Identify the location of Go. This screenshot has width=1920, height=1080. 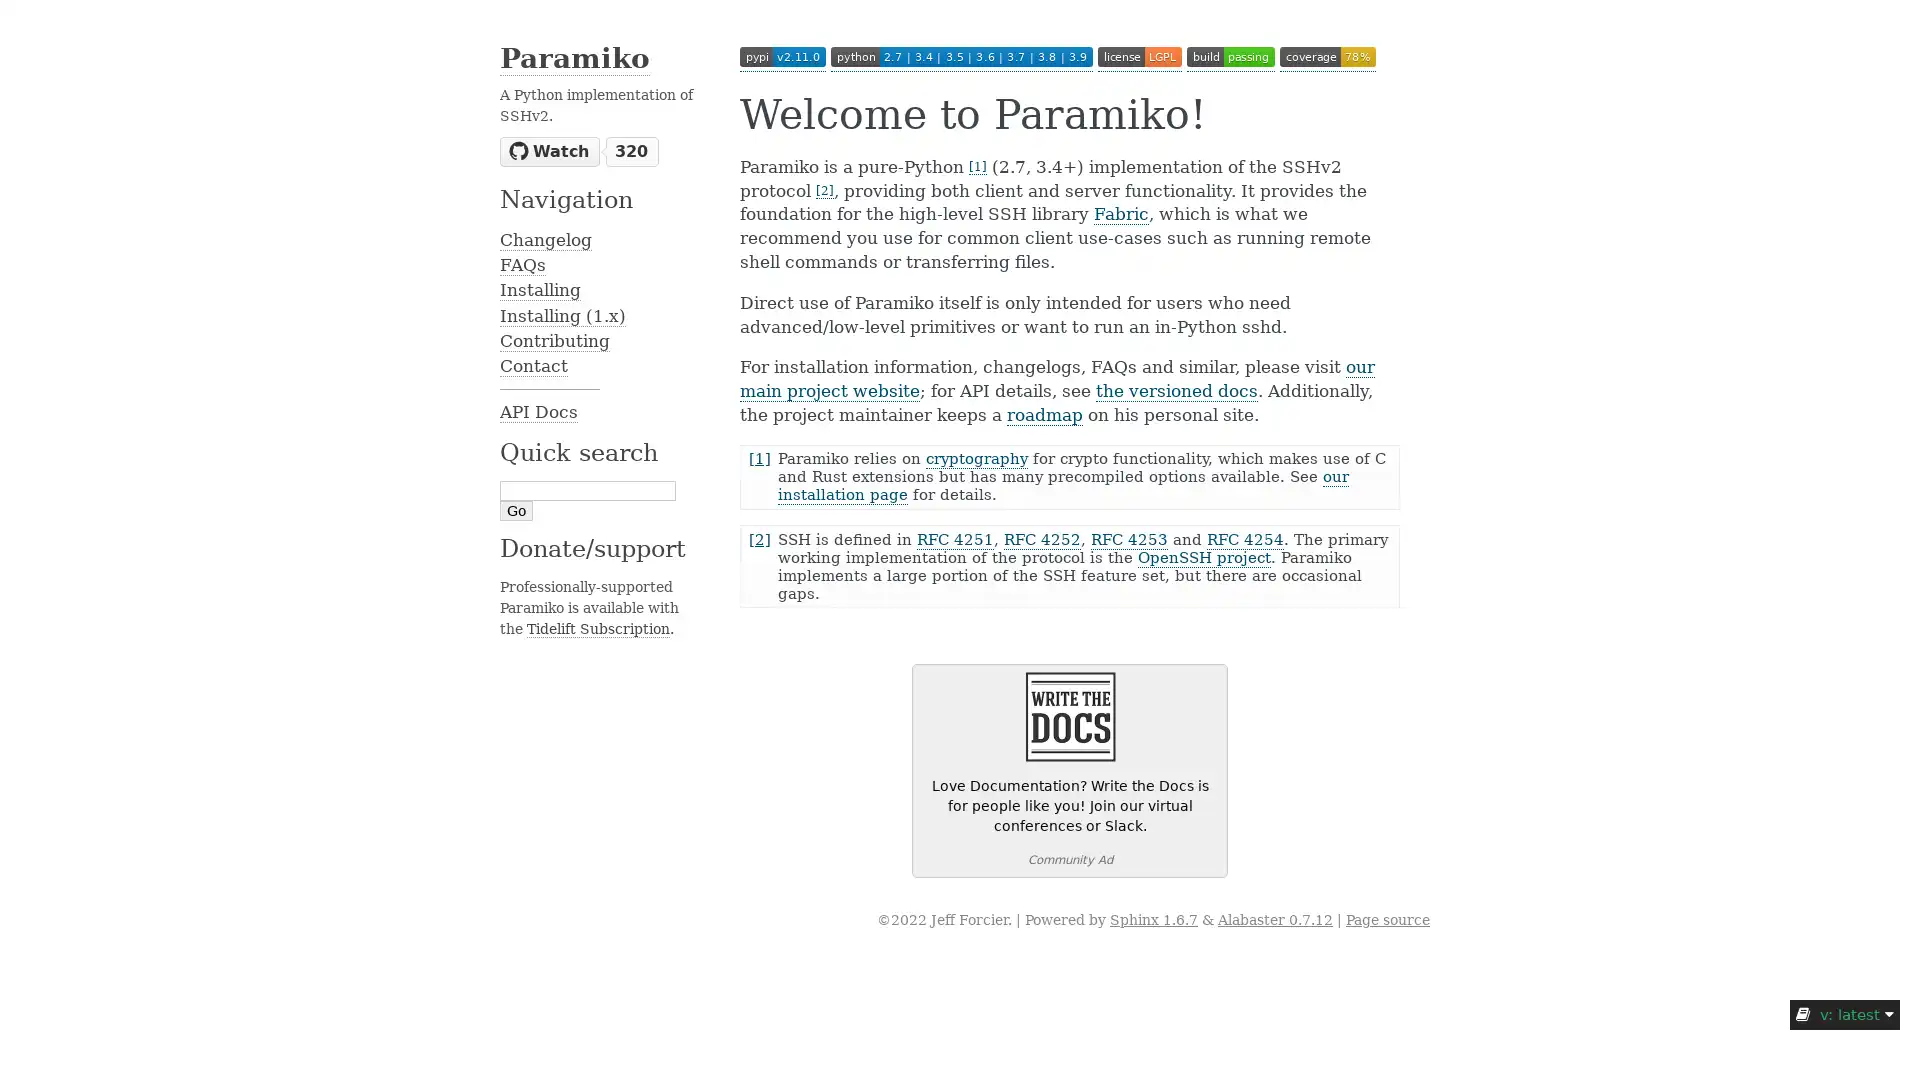
(516, 509).